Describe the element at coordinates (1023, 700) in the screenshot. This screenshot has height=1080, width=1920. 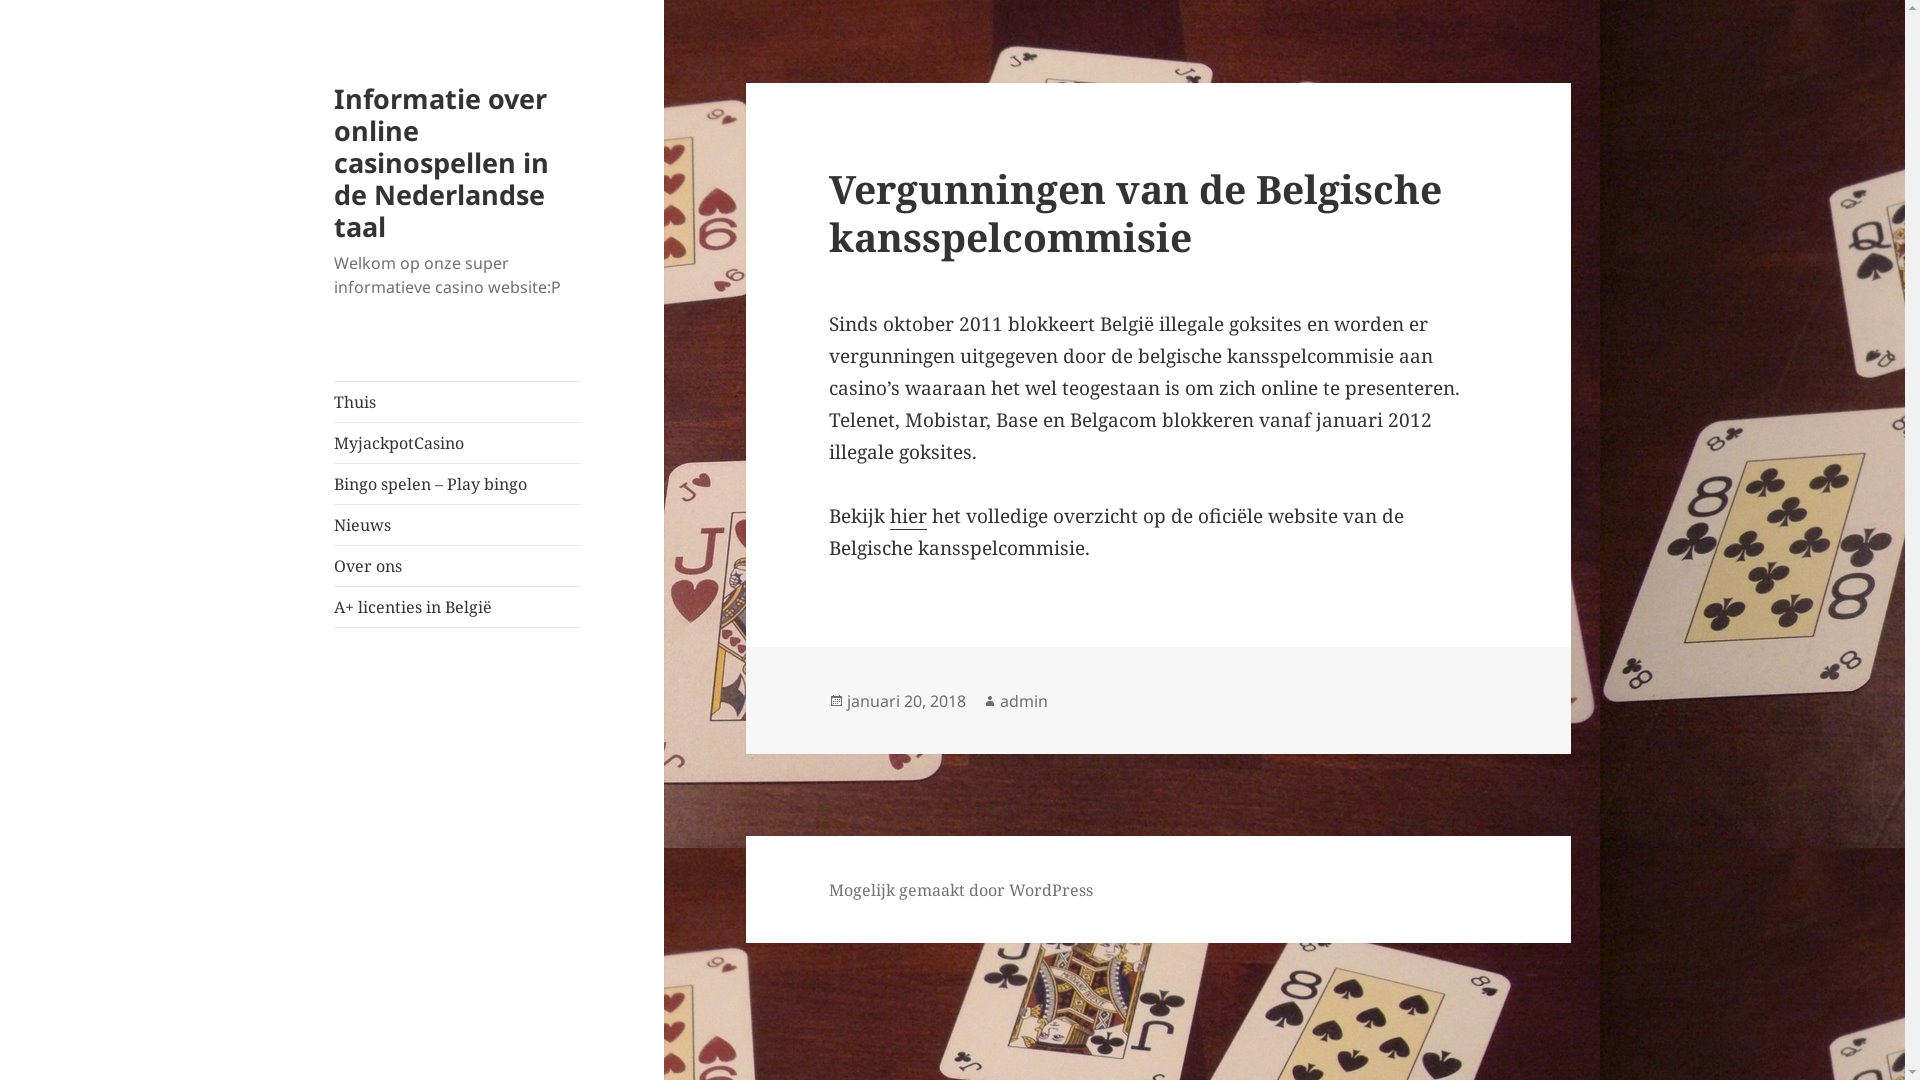
I see `'admin'` at that location.